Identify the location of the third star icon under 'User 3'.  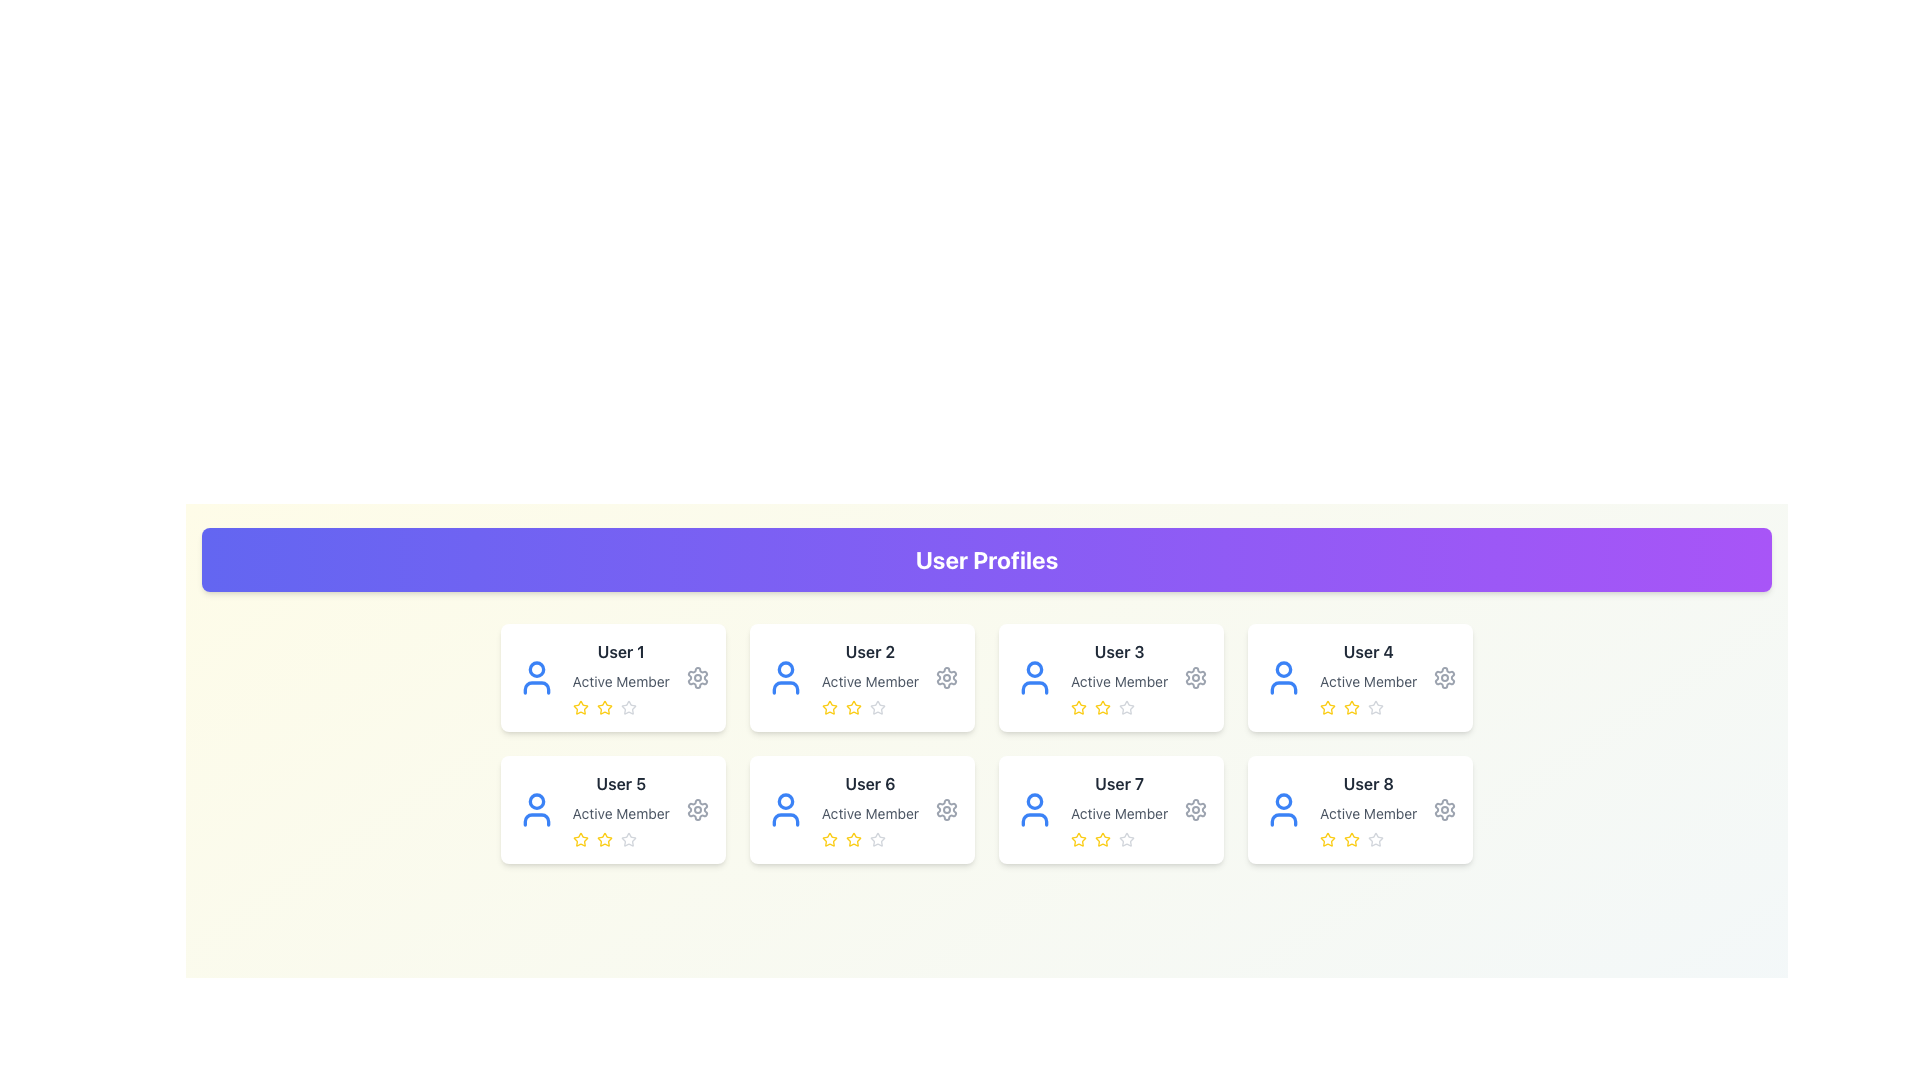
(1102, 707).